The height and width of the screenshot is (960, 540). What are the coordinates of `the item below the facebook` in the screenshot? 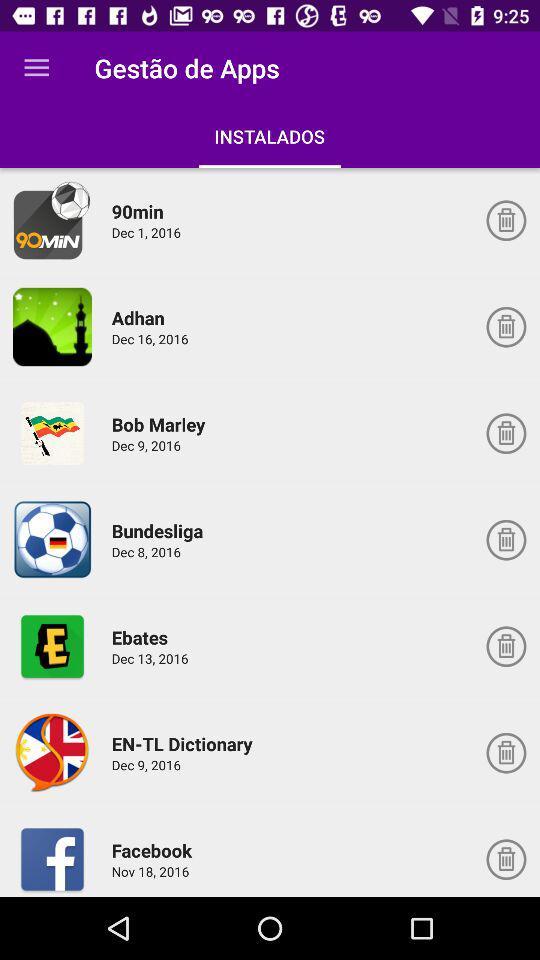 It's located at (152, 870).